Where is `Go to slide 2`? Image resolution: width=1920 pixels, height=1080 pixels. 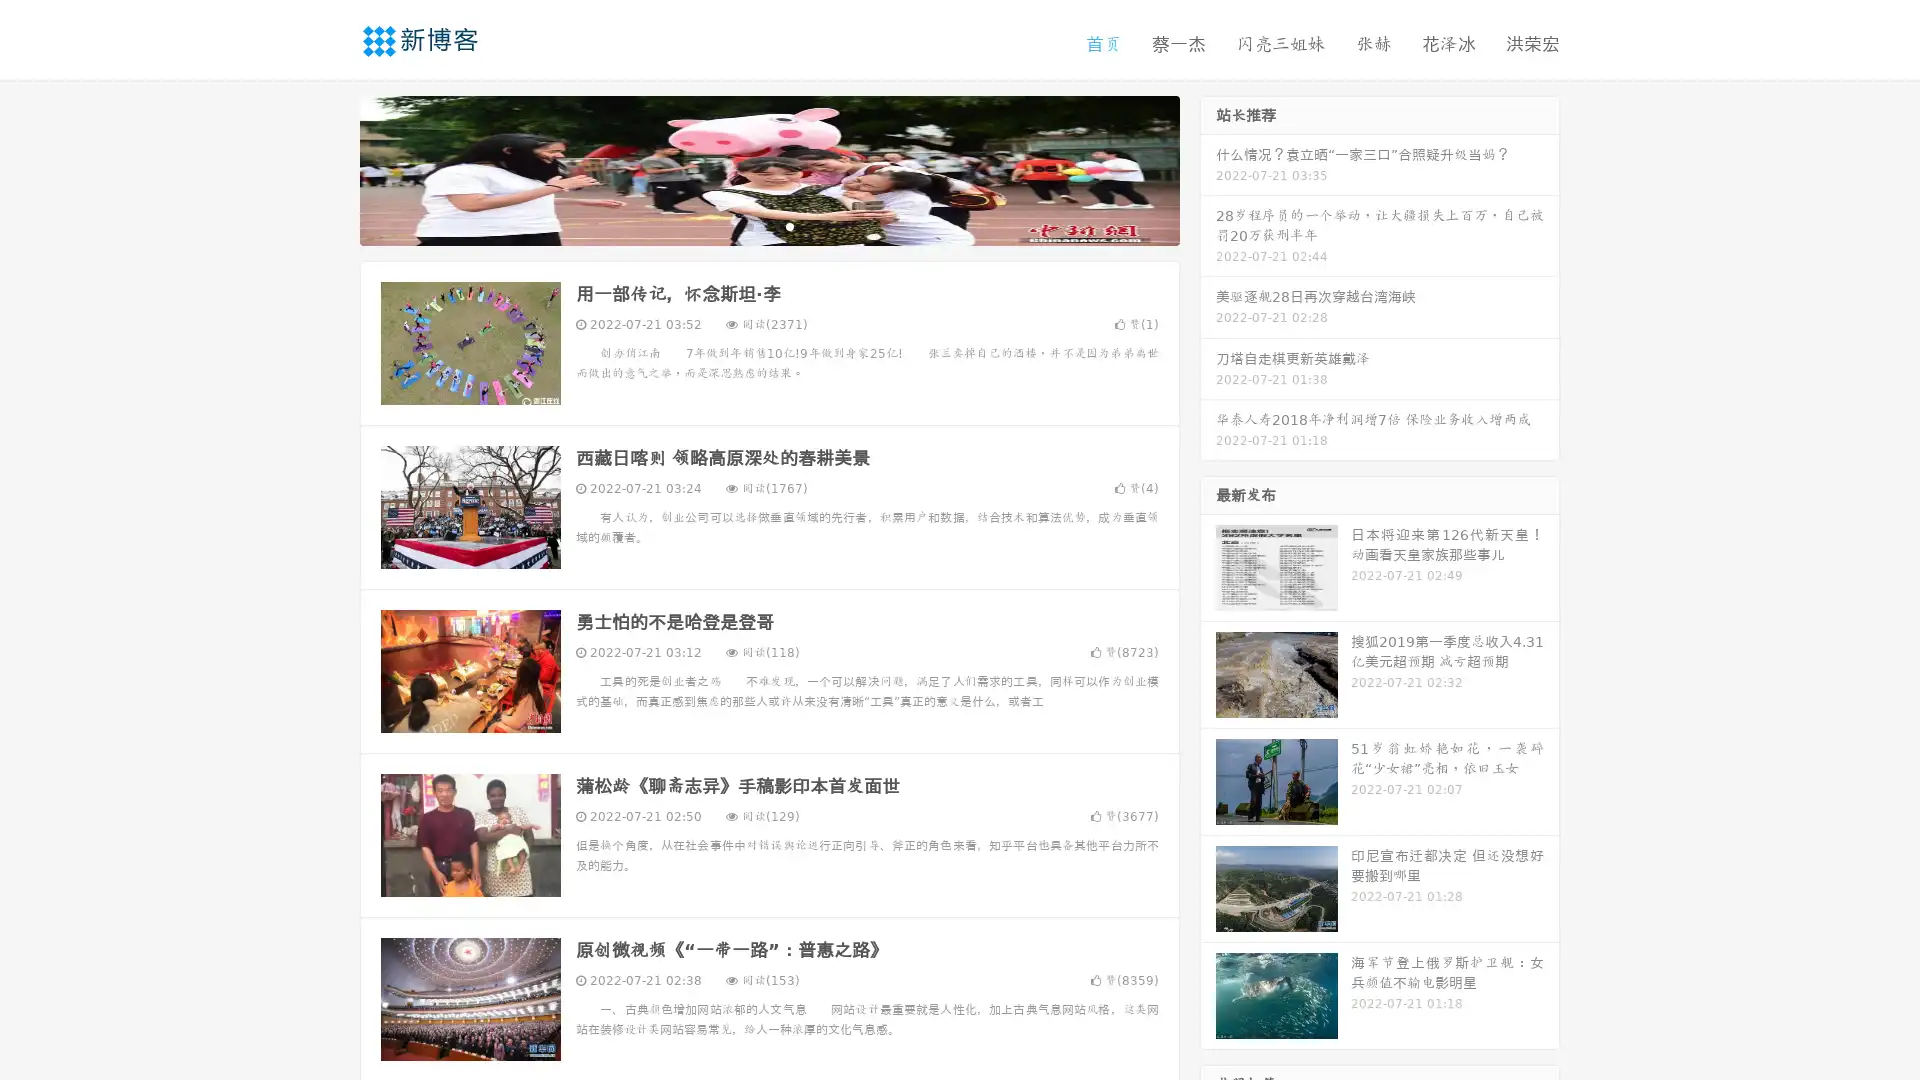 Go to slide 2 is located at coordinates (768, 225).